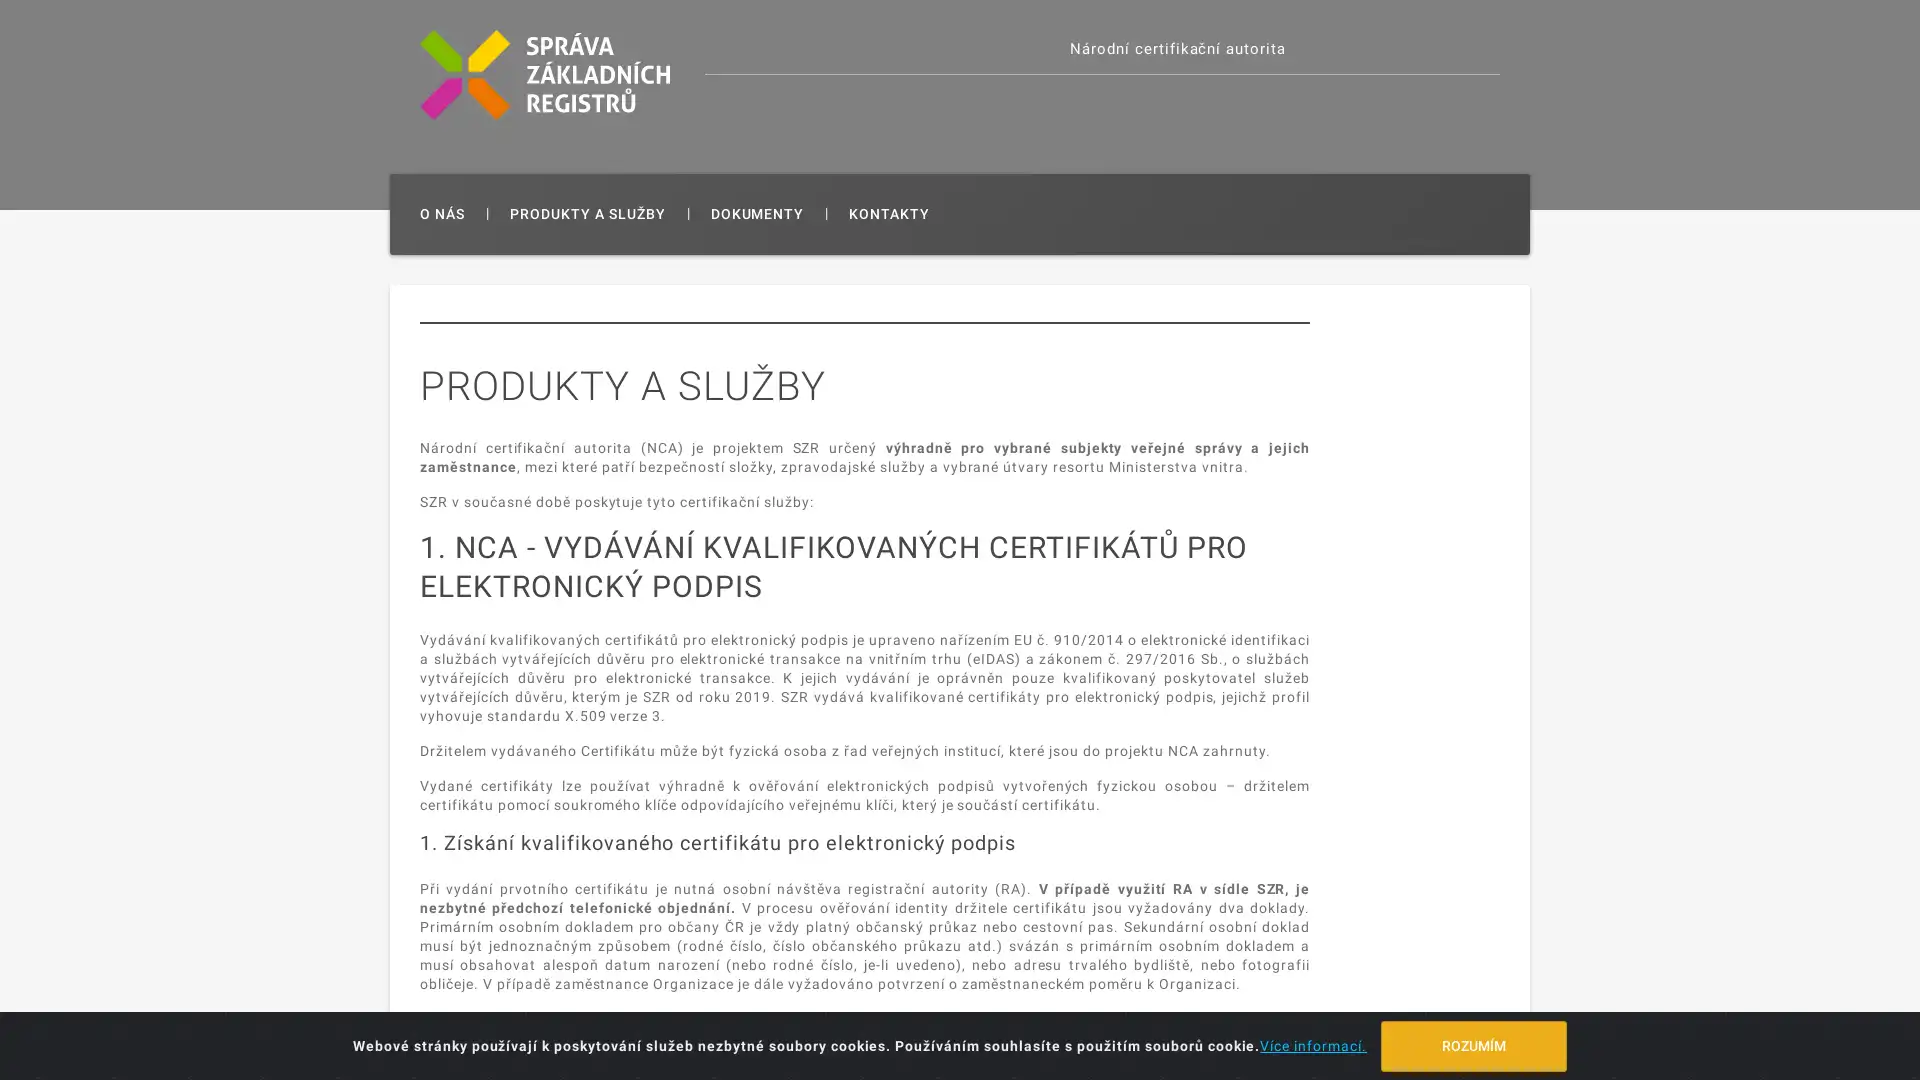 This screenshot has width=1920, height=1080. What do you see at coordinates (1473, 1044) in the screenshot?
I see `ROZUMIM` at bounding box center [1473, 1044].